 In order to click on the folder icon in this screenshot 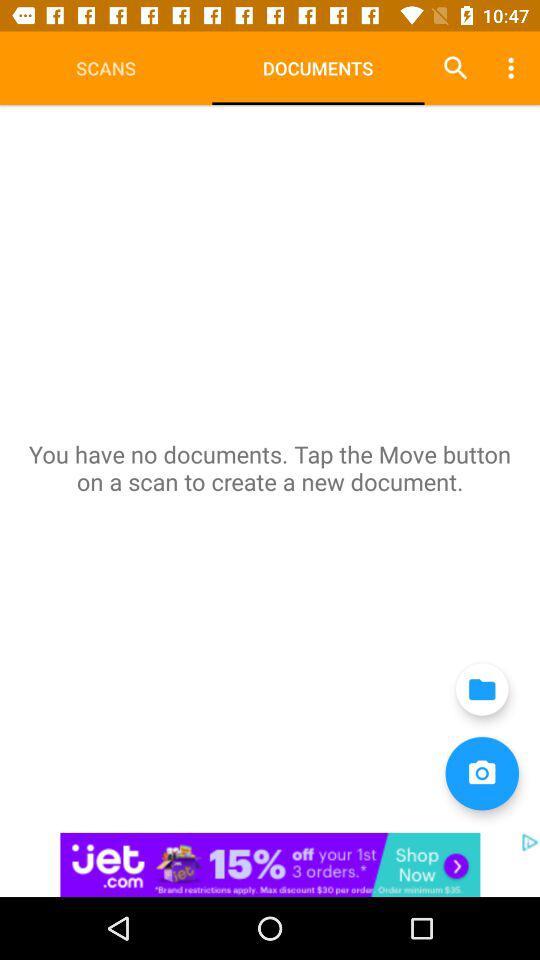, I will do `click(481, 689)`.